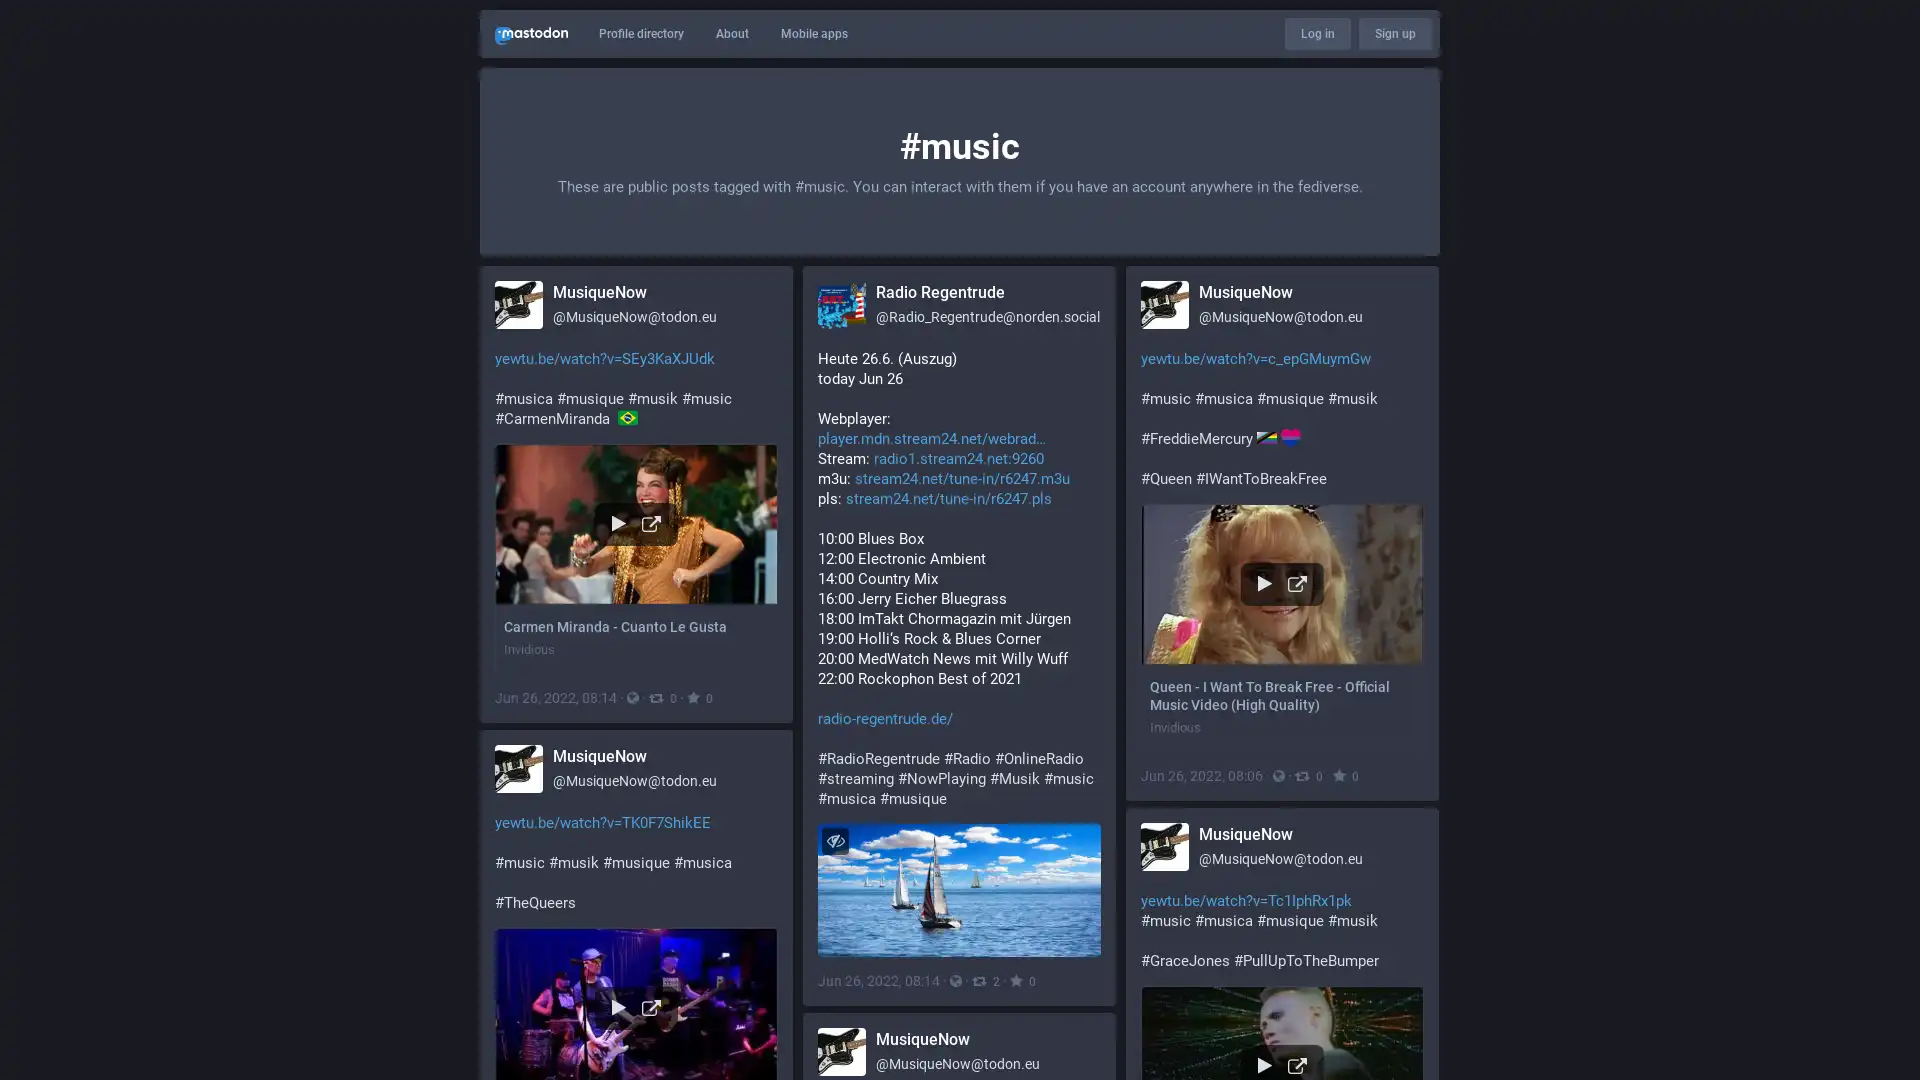 Image resolution: width=1920 pixels, height=1080 pixels. What do you see at coordinates (1282, 626) in the screenshot?
I see `Queen - I Want To Break Free - Official Music Video (High Quality) Invidious` at bounding box center [1282, 626].